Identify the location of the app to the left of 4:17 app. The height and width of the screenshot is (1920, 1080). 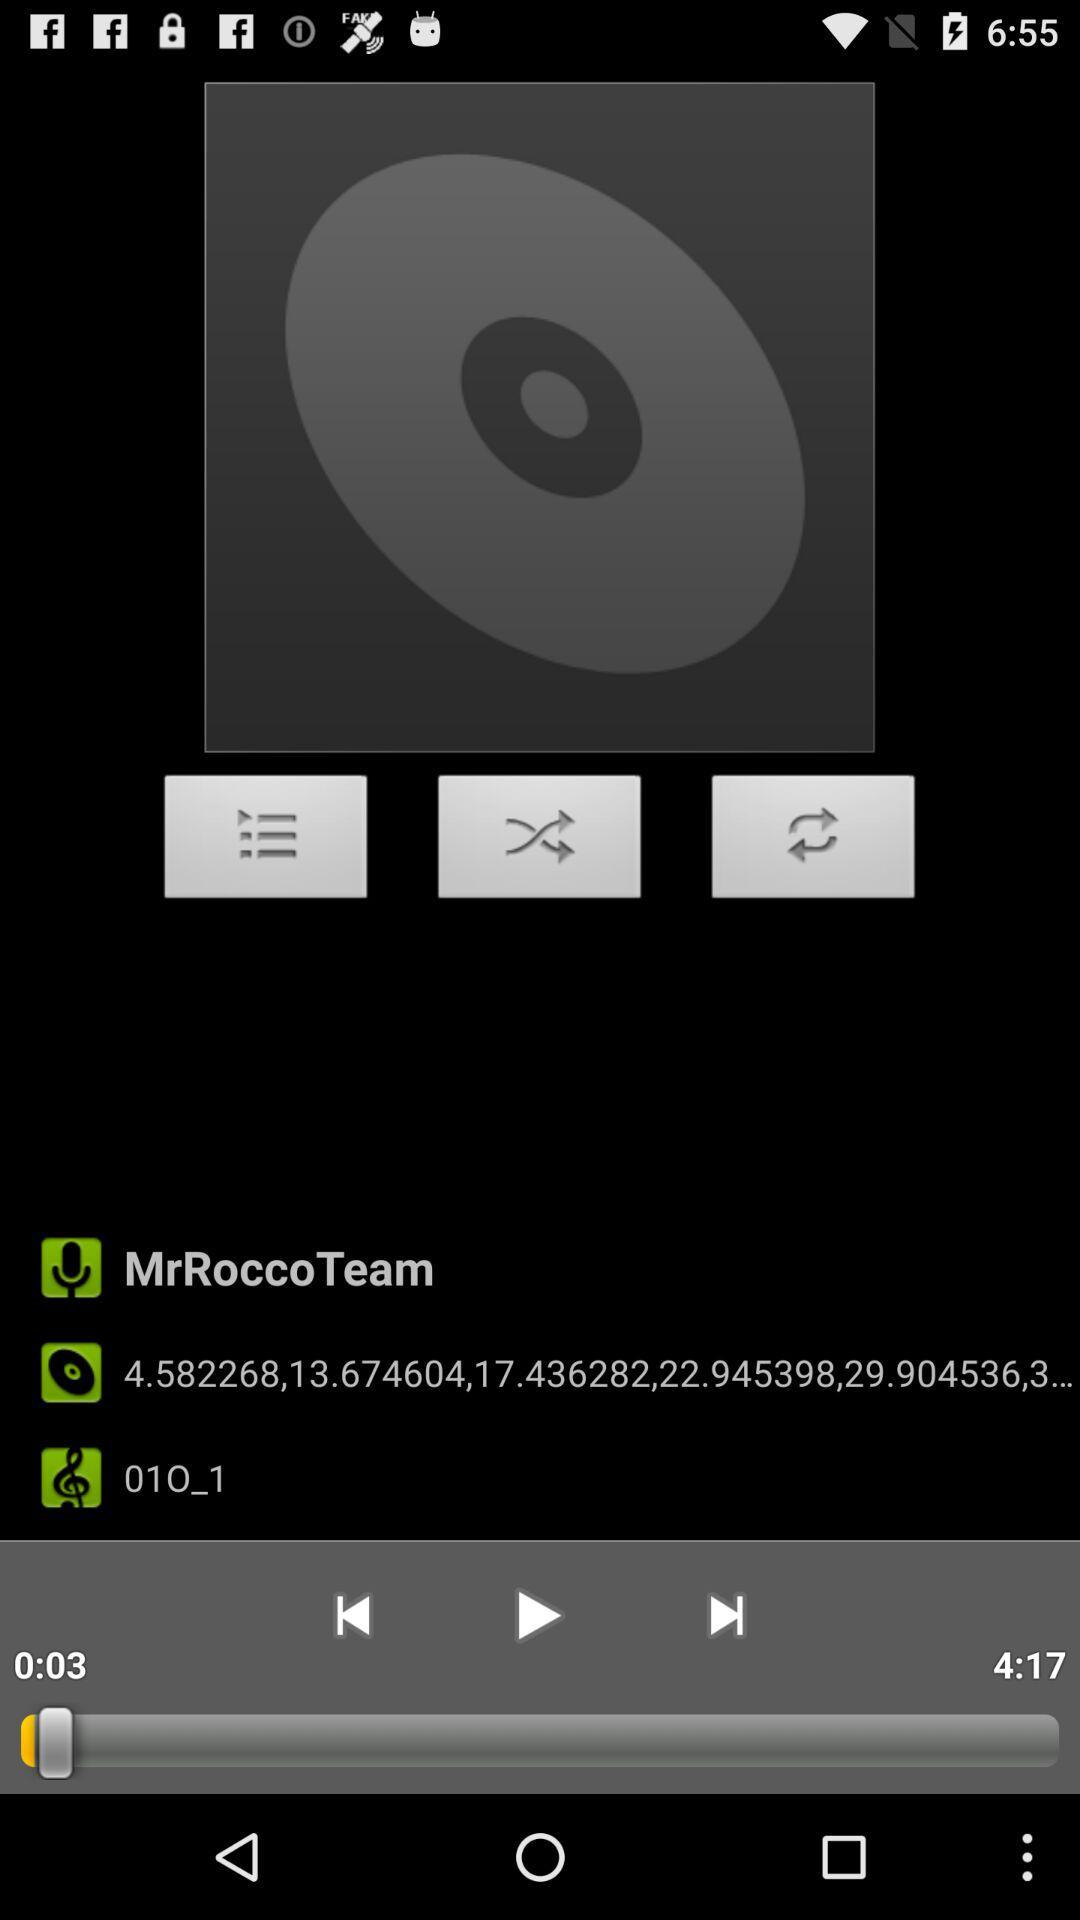
(726, 1615).